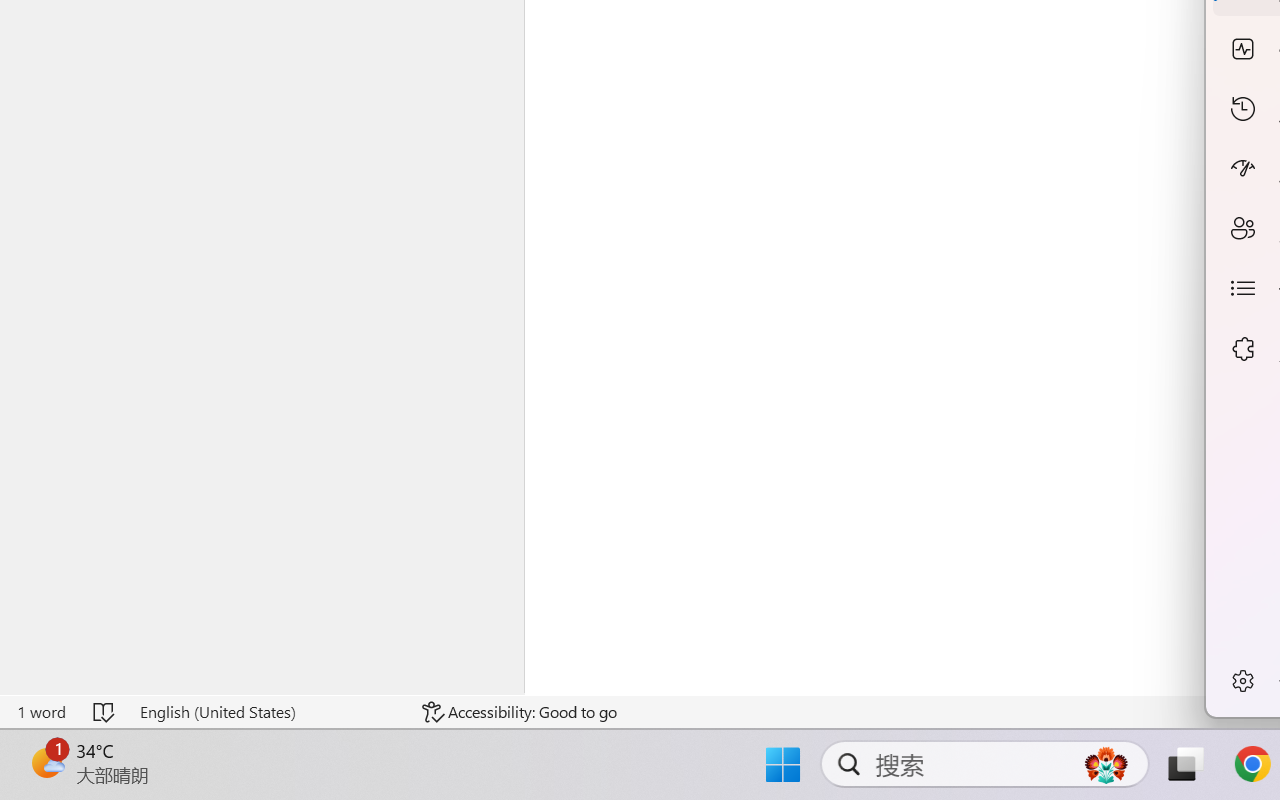 The image size is (1280, 800). What do you see at coordinates (41, 711) in the screenshot?
I see `'Word Count 1 word'` at bounding box center [41, 711].